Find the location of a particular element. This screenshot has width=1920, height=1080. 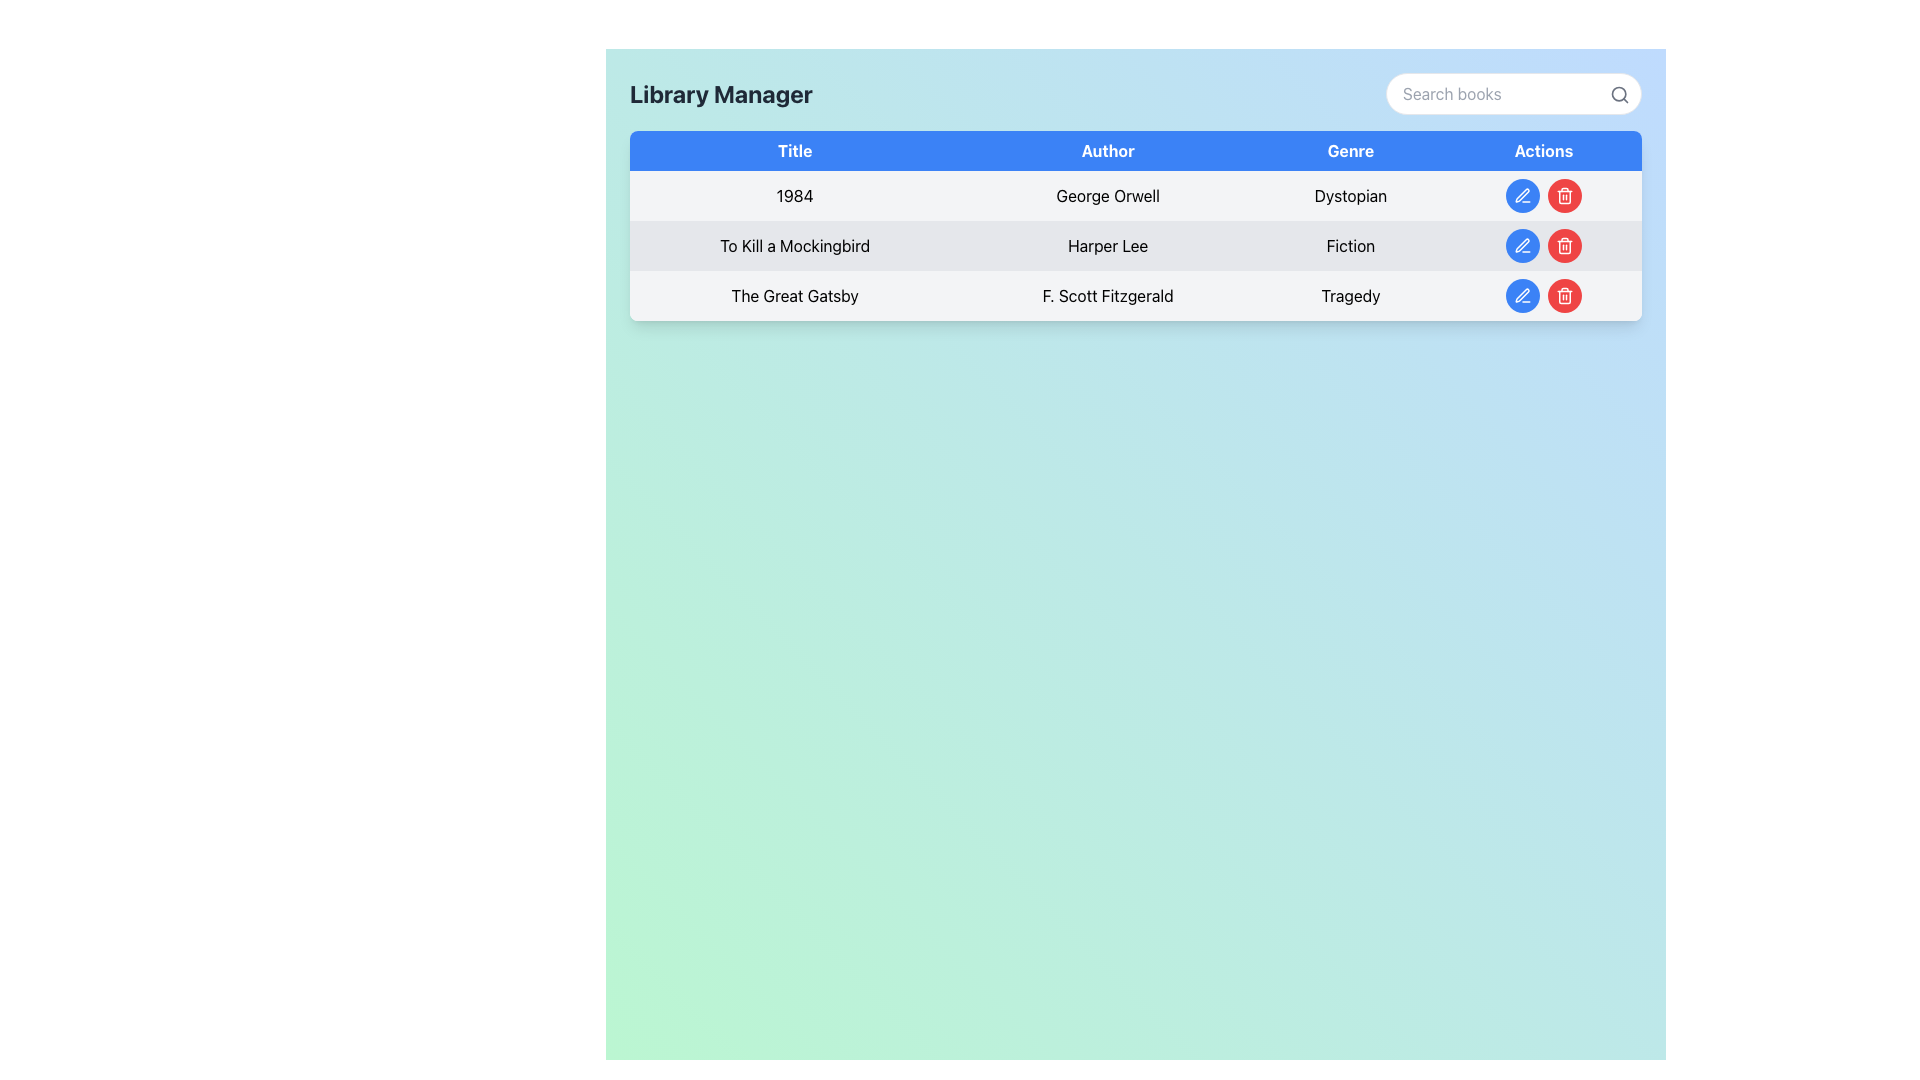

the static text label displaying the title of a book listed in the table for details is located at coordinates (794, 196).